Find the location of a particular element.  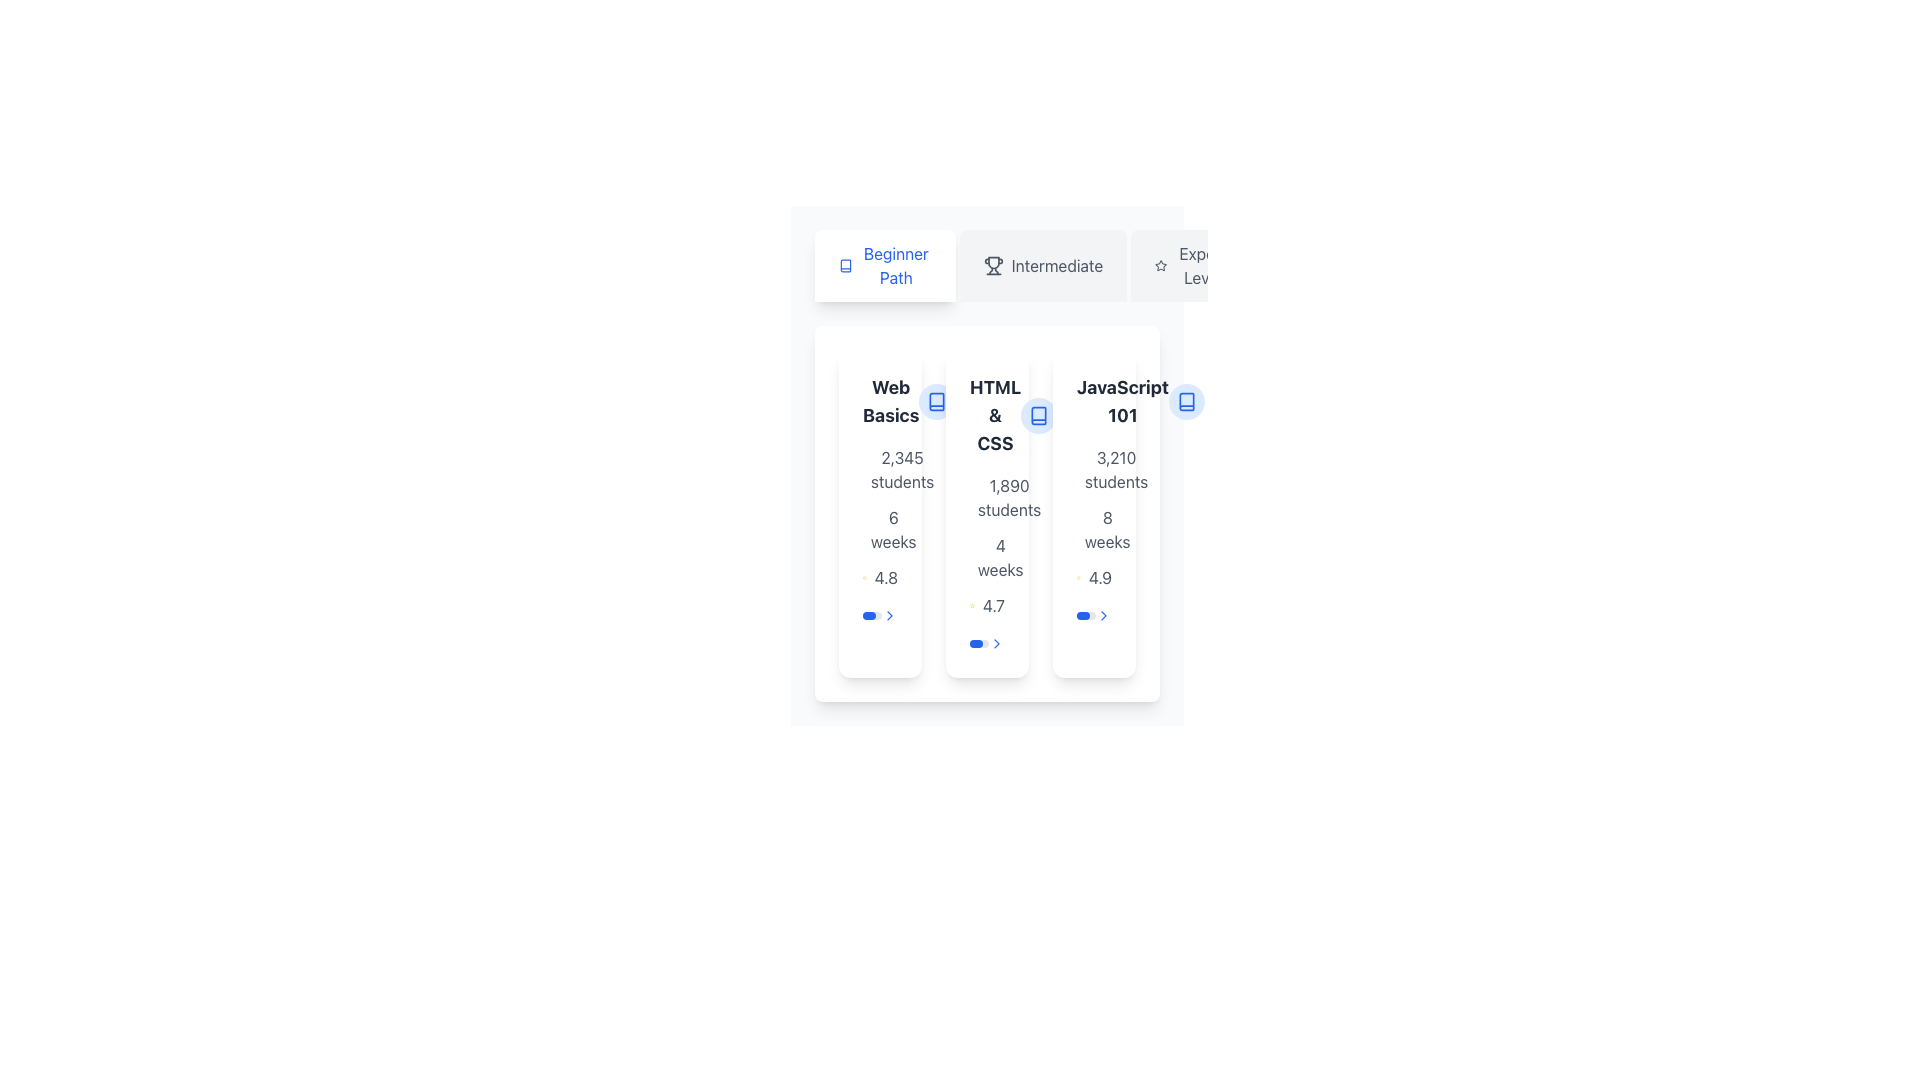

the bold, large-text label displaying 'HTML & CSS' located at the top of the second card in a horizontally aligned list of course options is located at coordinates (995, 415).